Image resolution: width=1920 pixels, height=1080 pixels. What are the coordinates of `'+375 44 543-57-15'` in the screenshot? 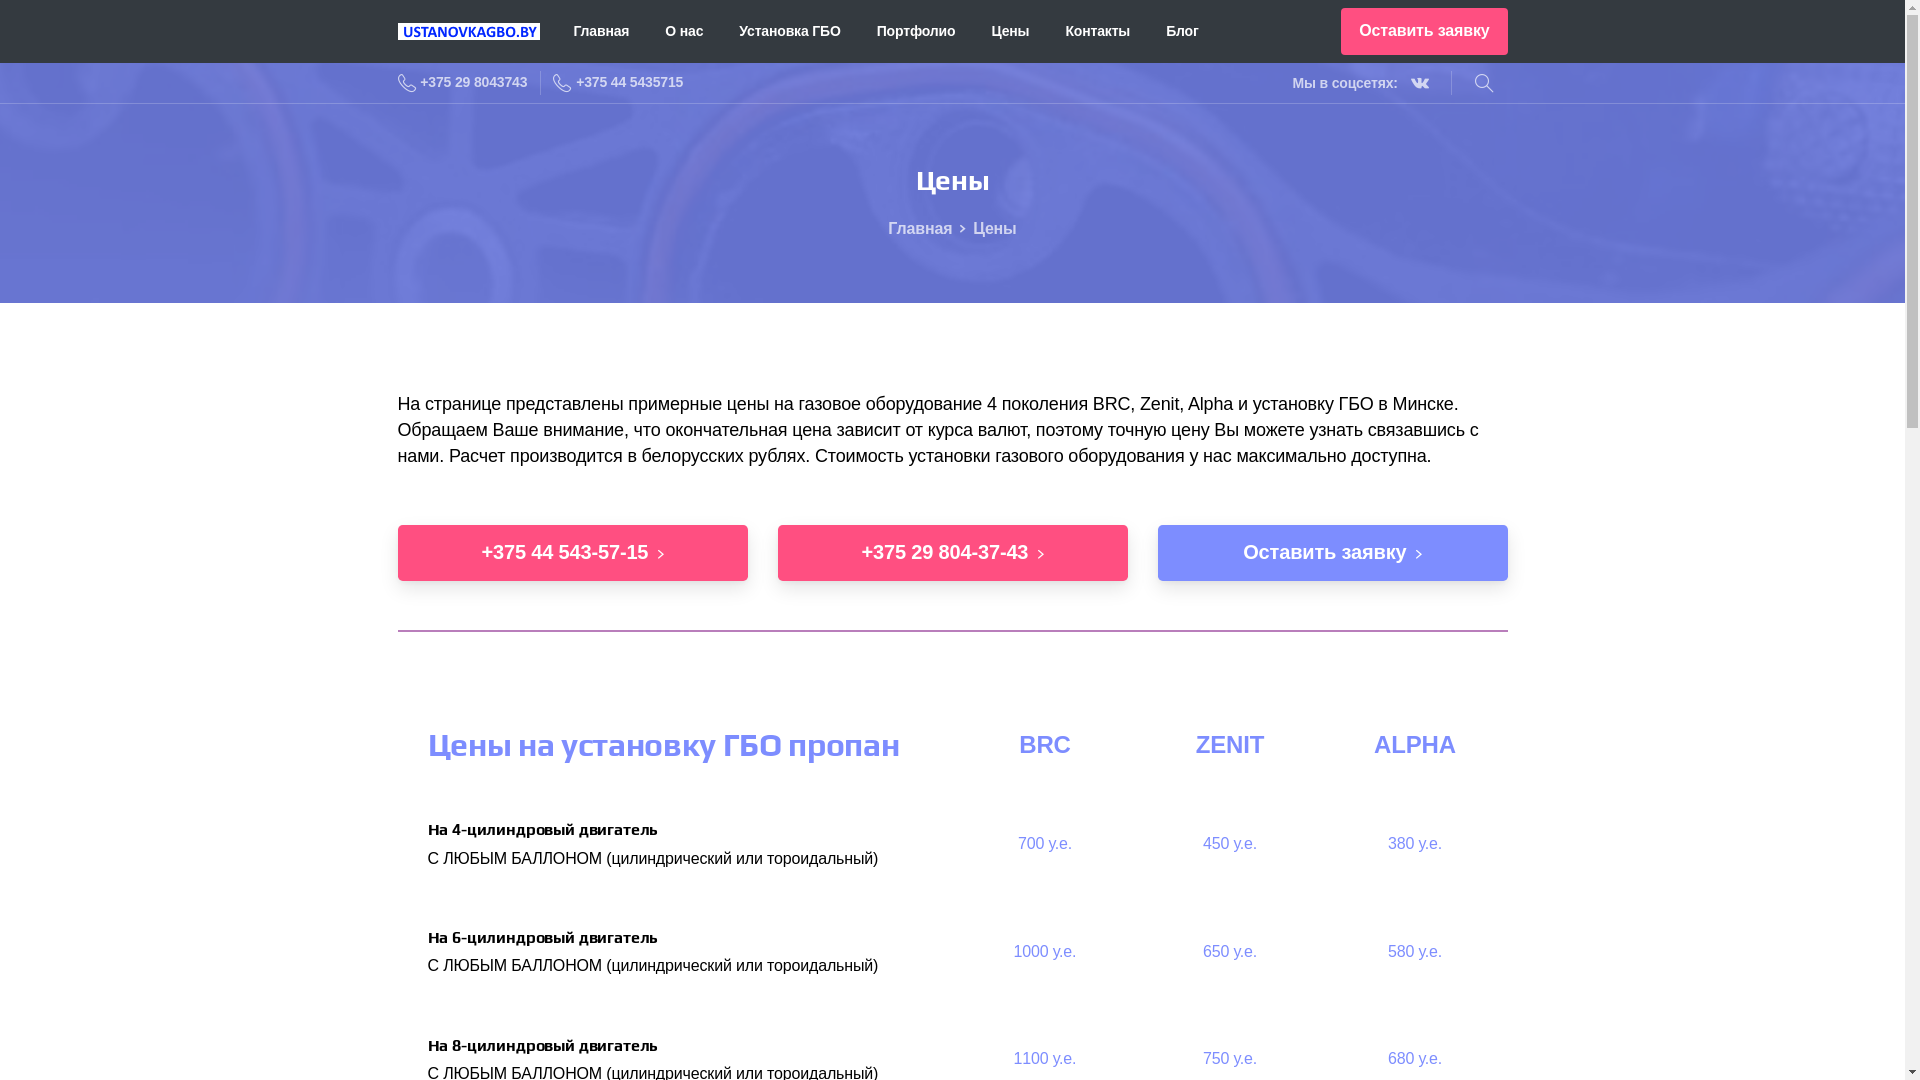 It's located at (571, 552).